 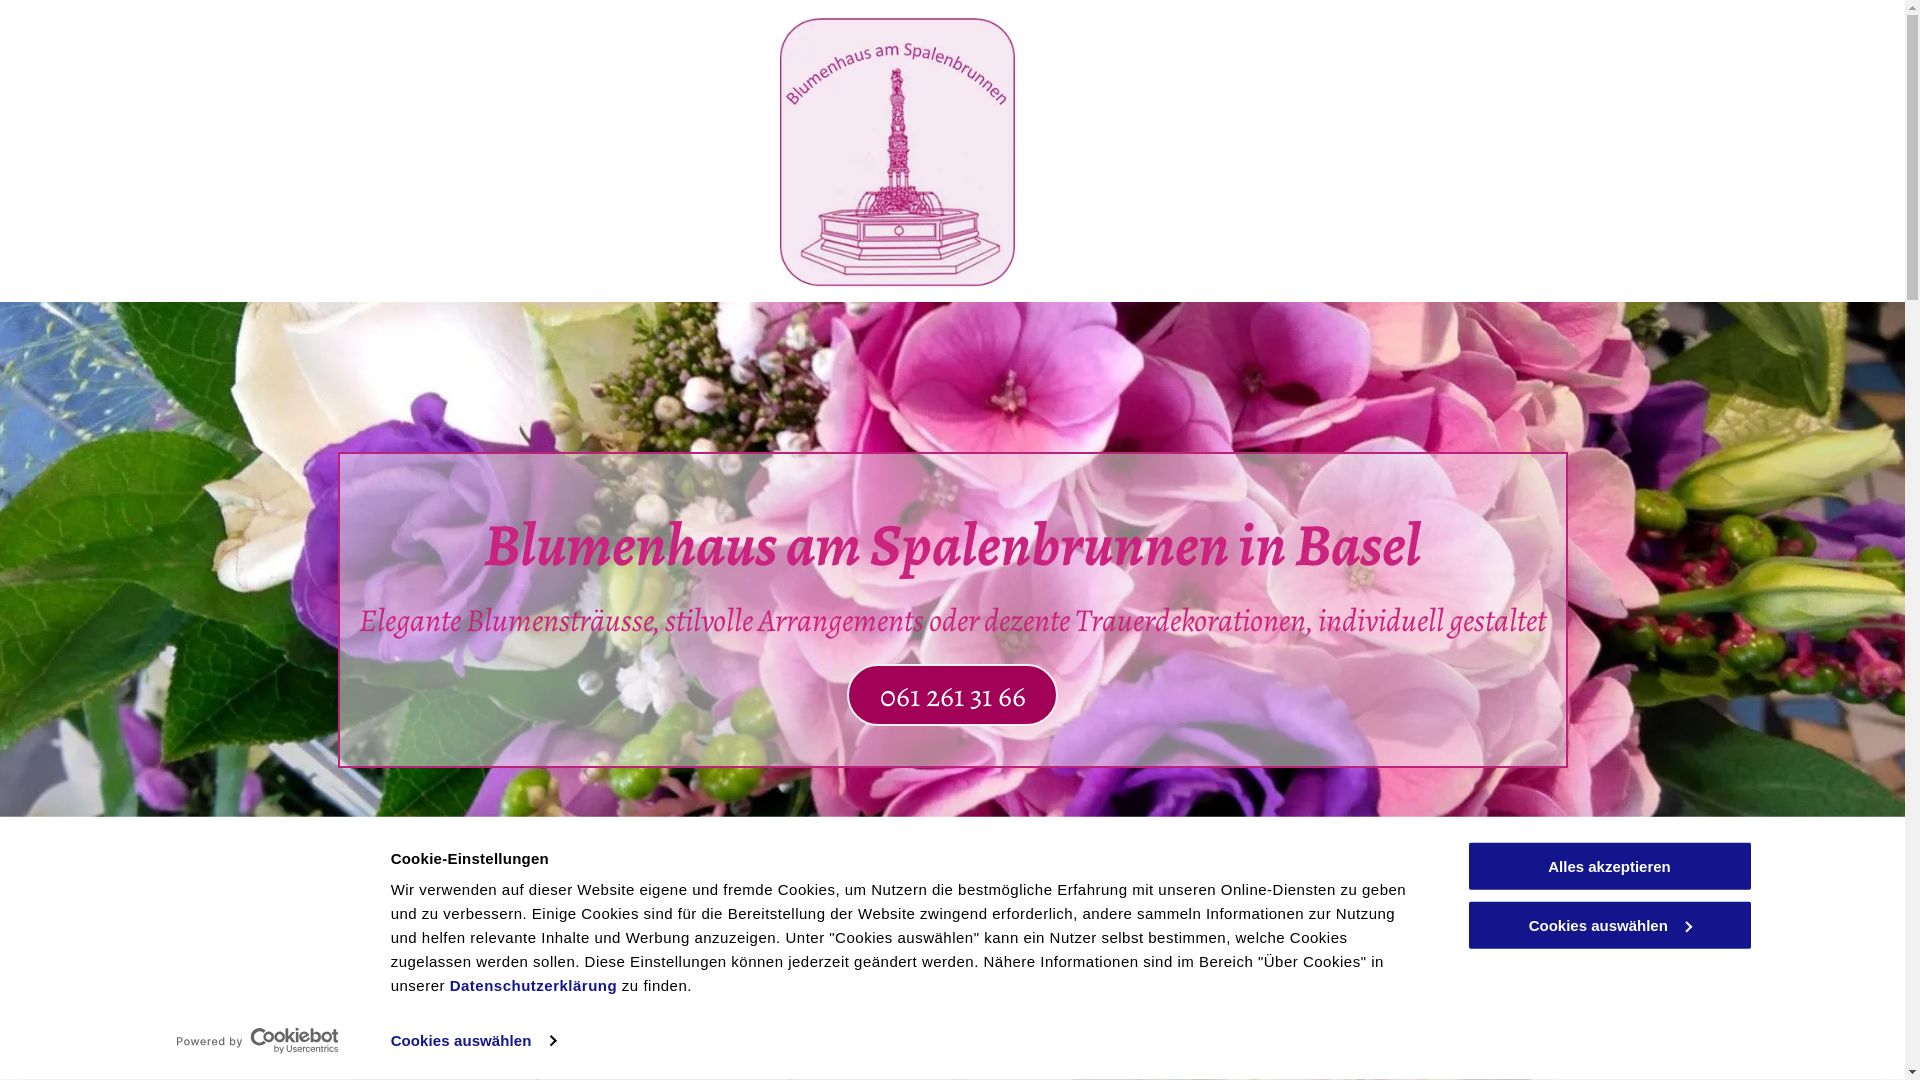 I want to click on '061 261 31 66', so click(x=951, y=693).